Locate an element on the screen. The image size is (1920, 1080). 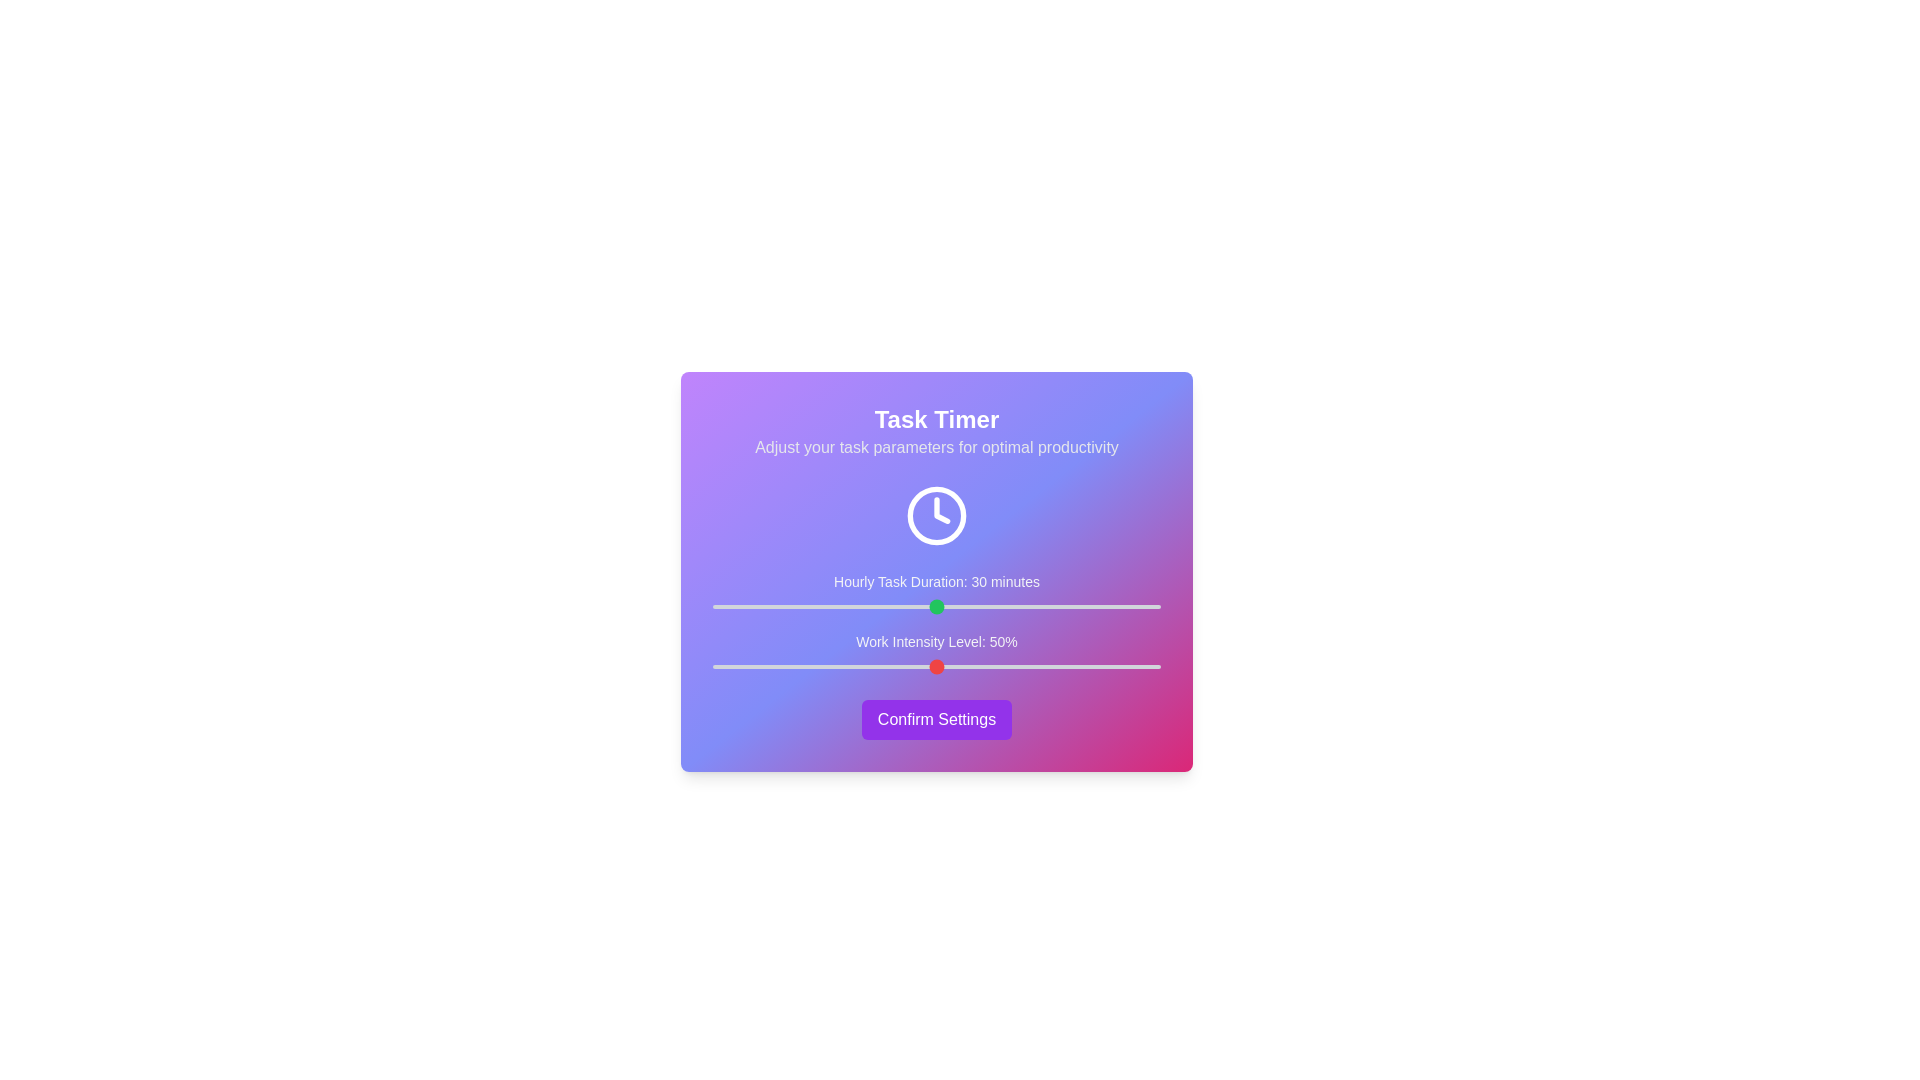
the 'Hourly Task Duration' slider to 60 minutes is located at coordinates (1161, 605).